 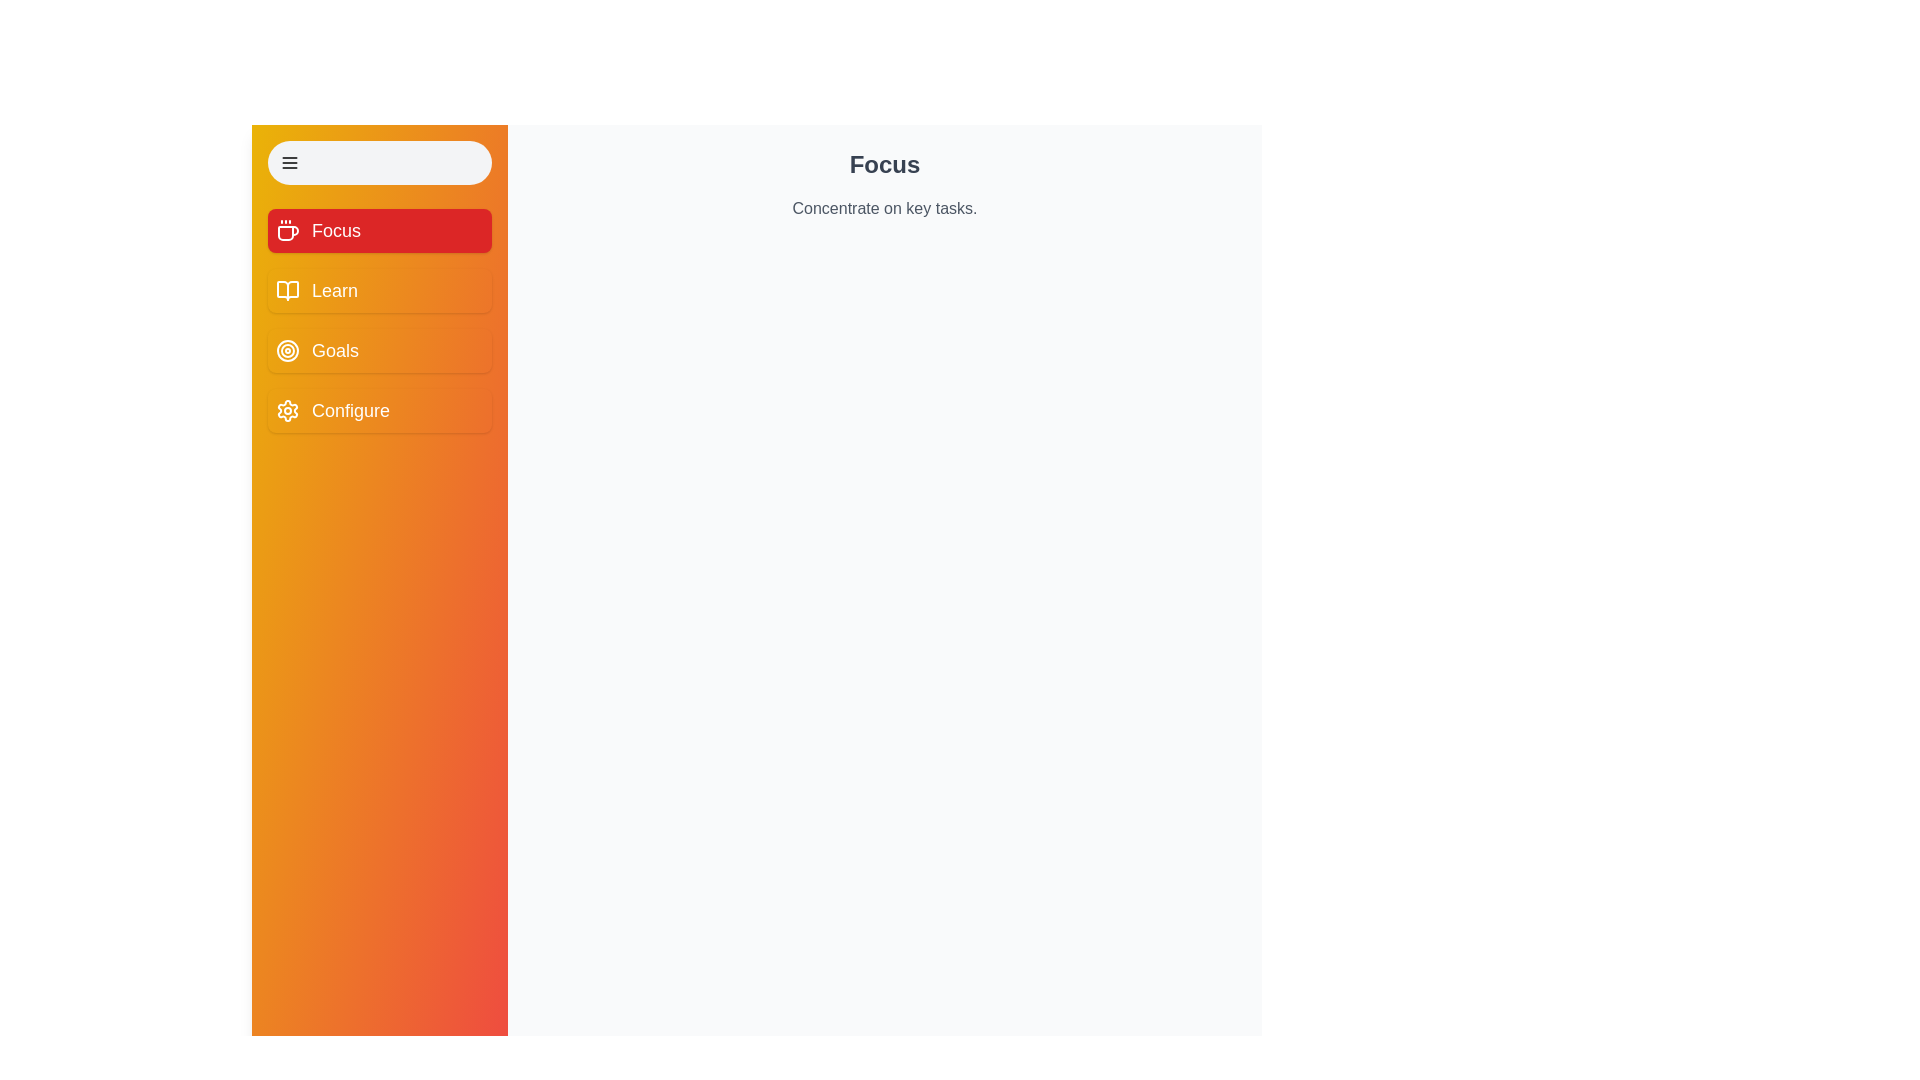 I want to click on the menu item Focus to display its content, so click(x=379, y=230).